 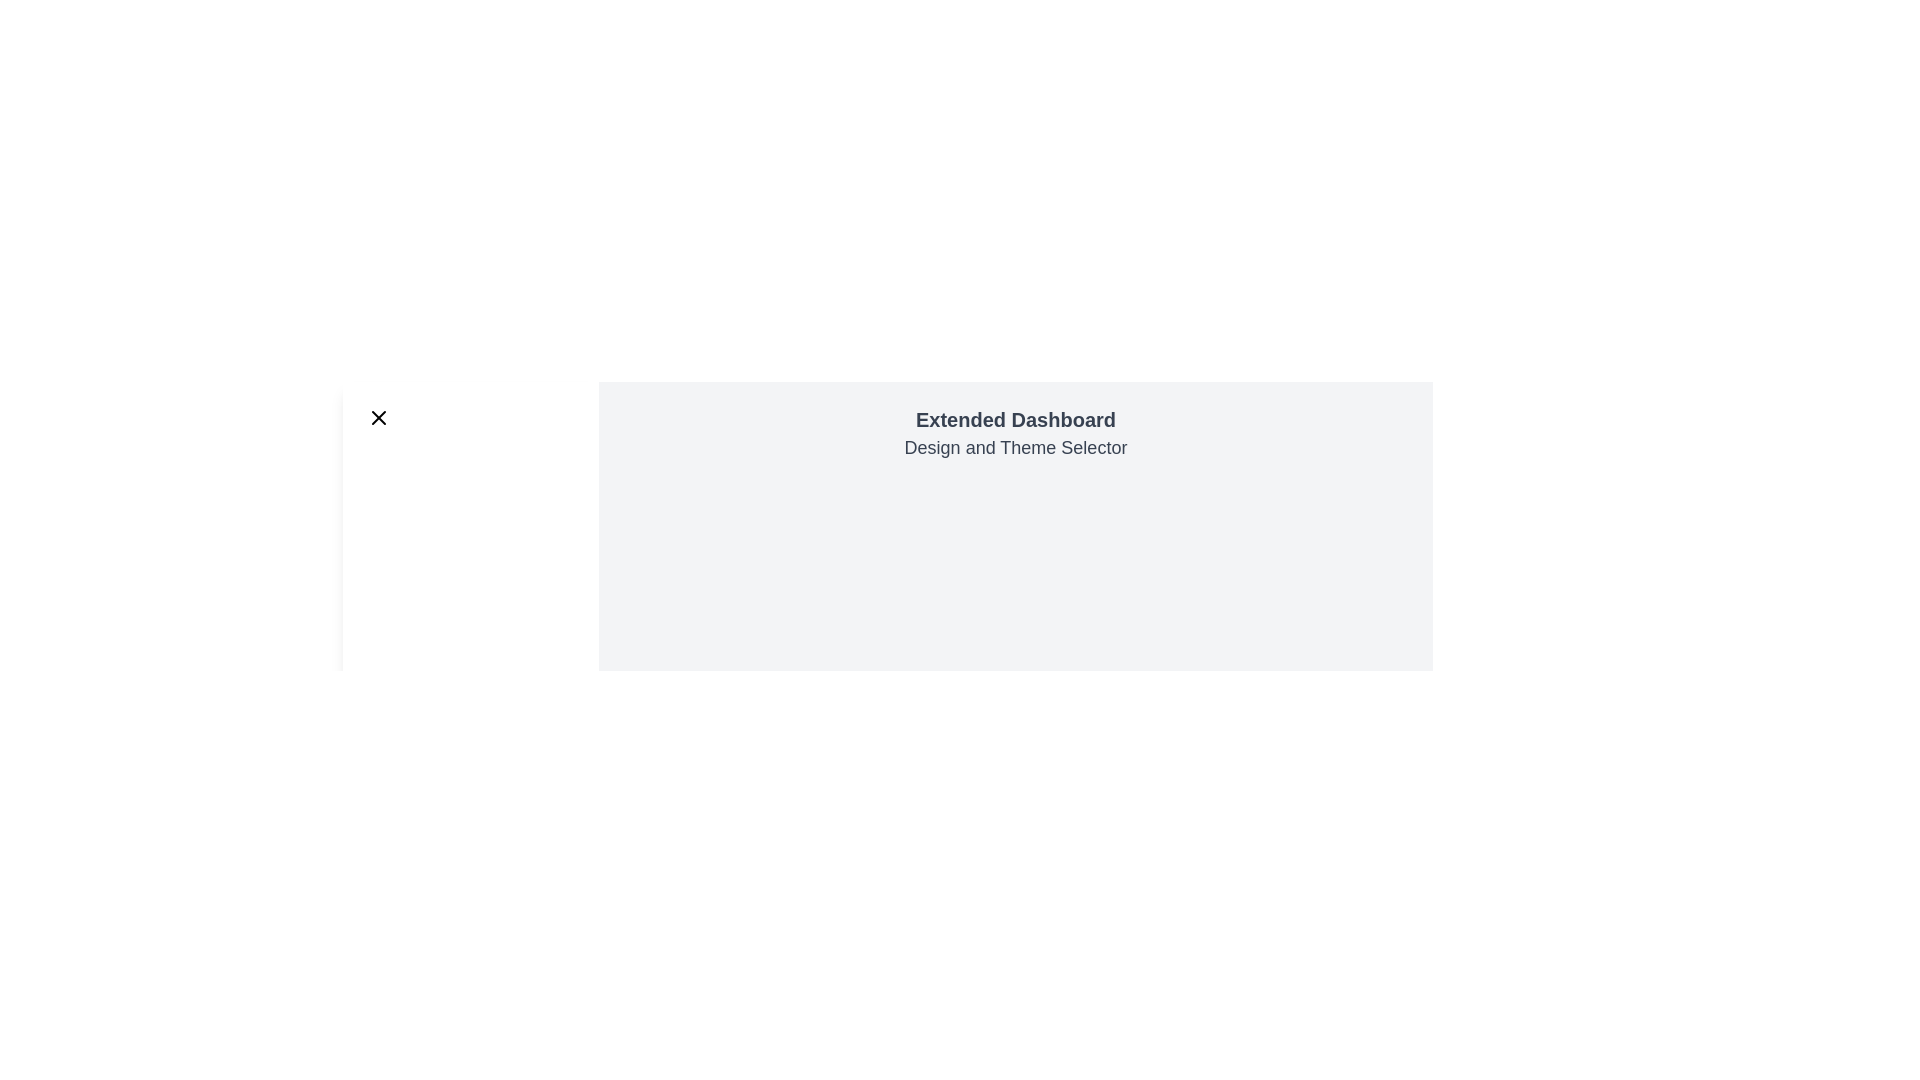 What do you see at coordinates (469, 554) in the screenshot?
I see `the navigation item Calendar` at bounding box center [469, 554].